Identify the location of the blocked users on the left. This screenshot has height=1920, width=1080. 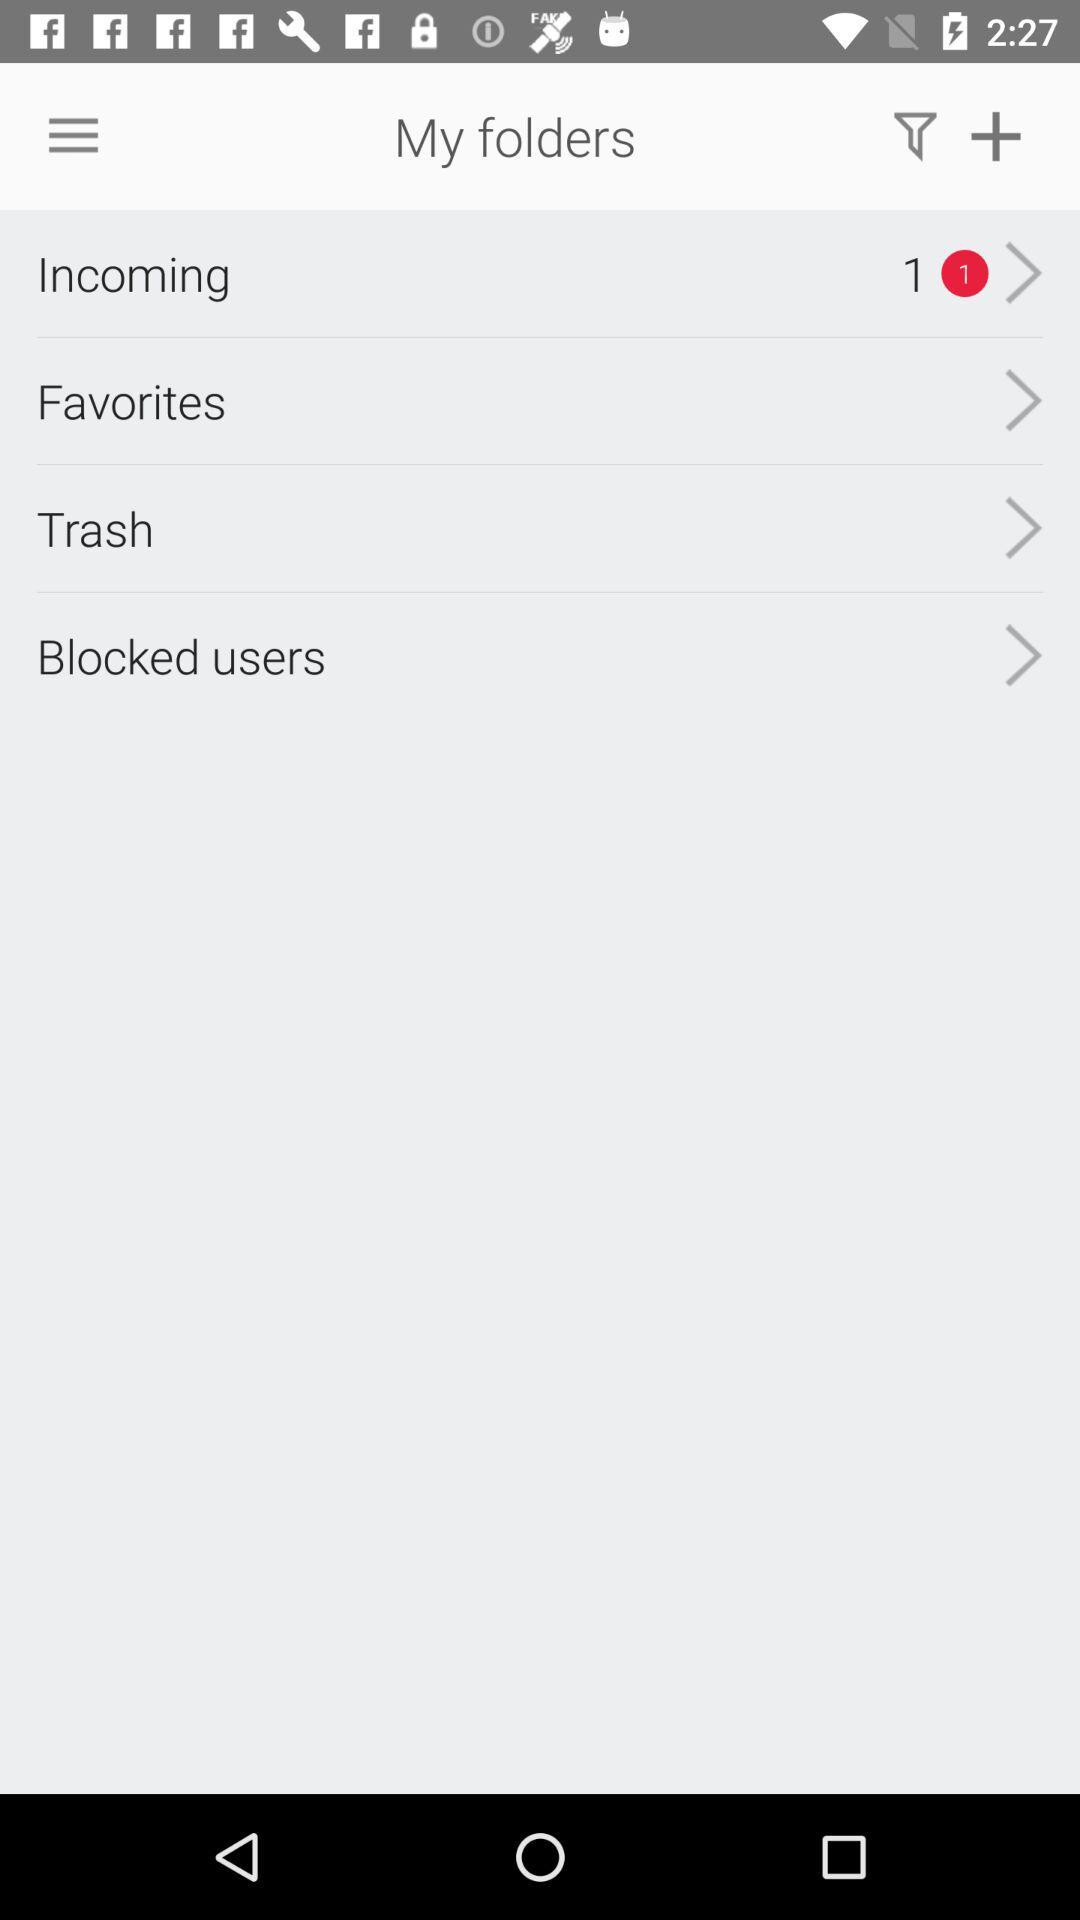
(181, 655).